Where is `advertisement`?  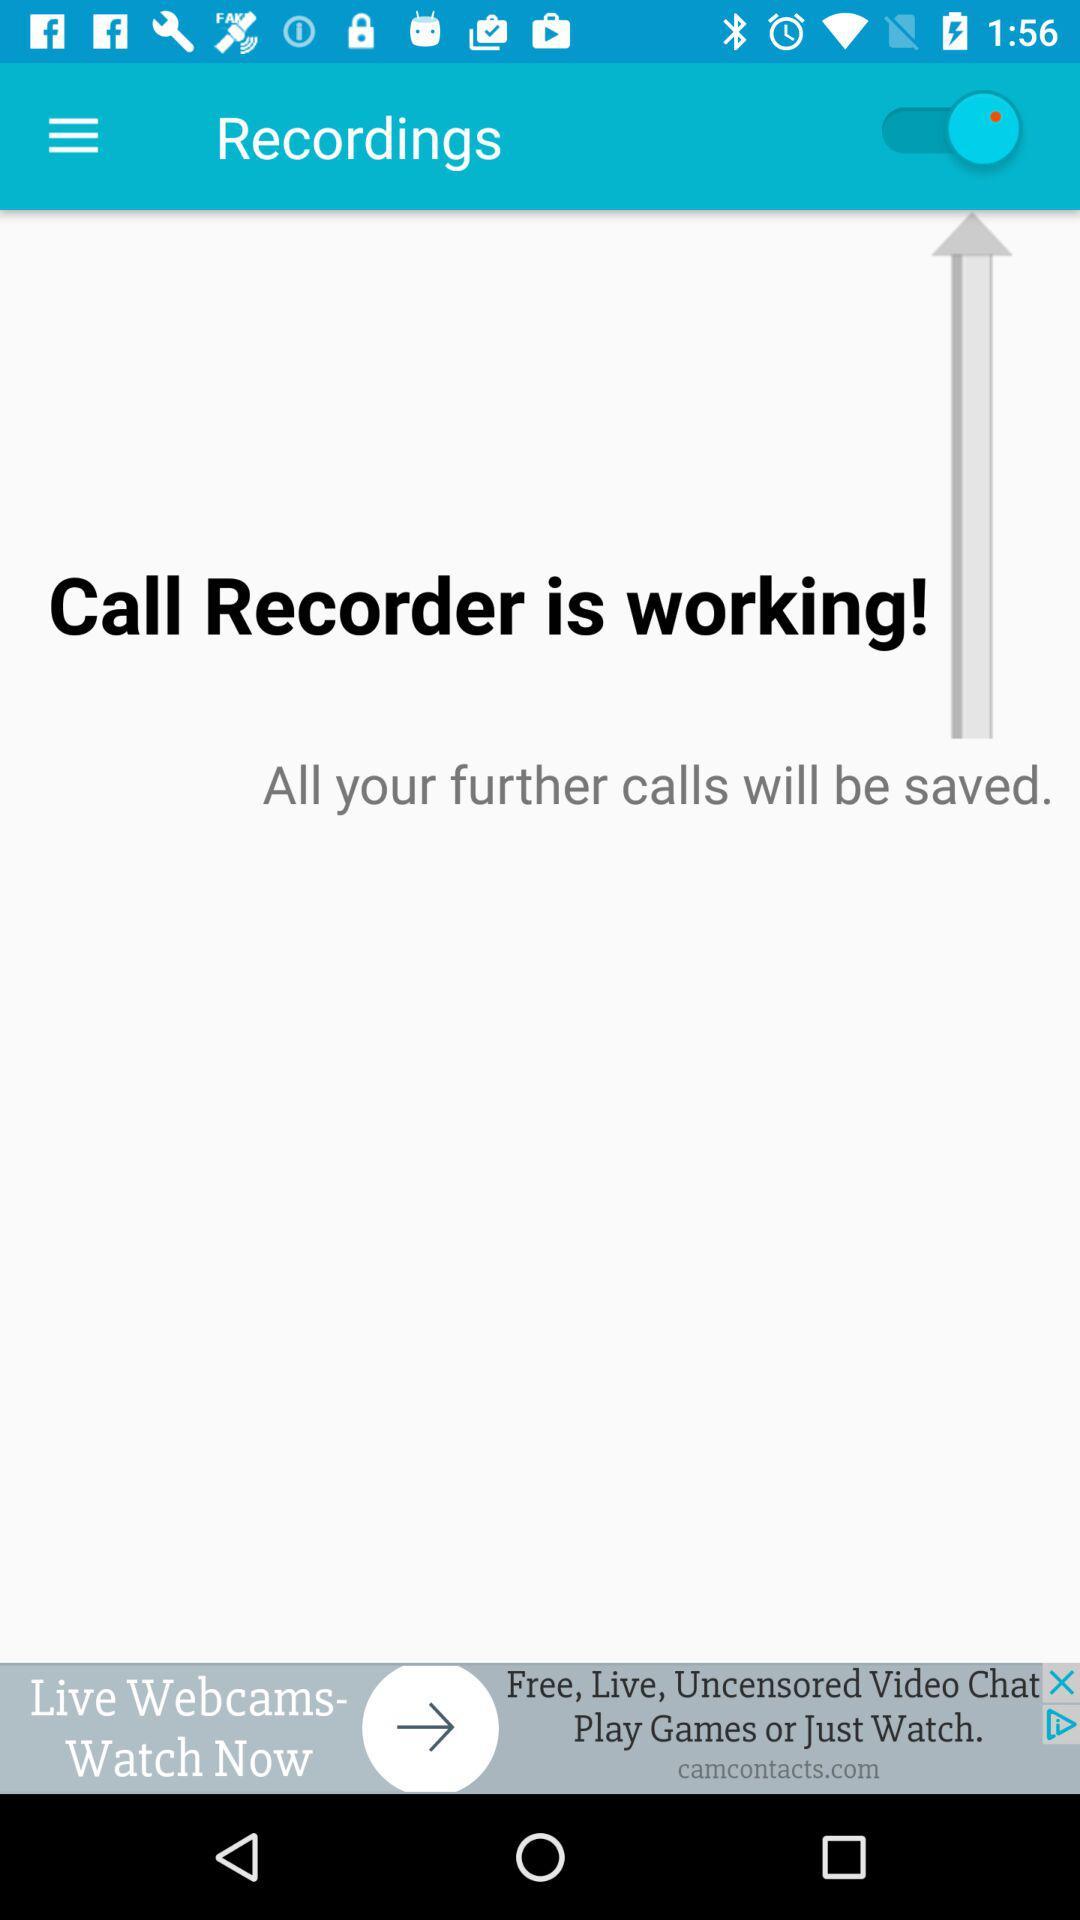 advertisement is located at coordinates (540, 1727).